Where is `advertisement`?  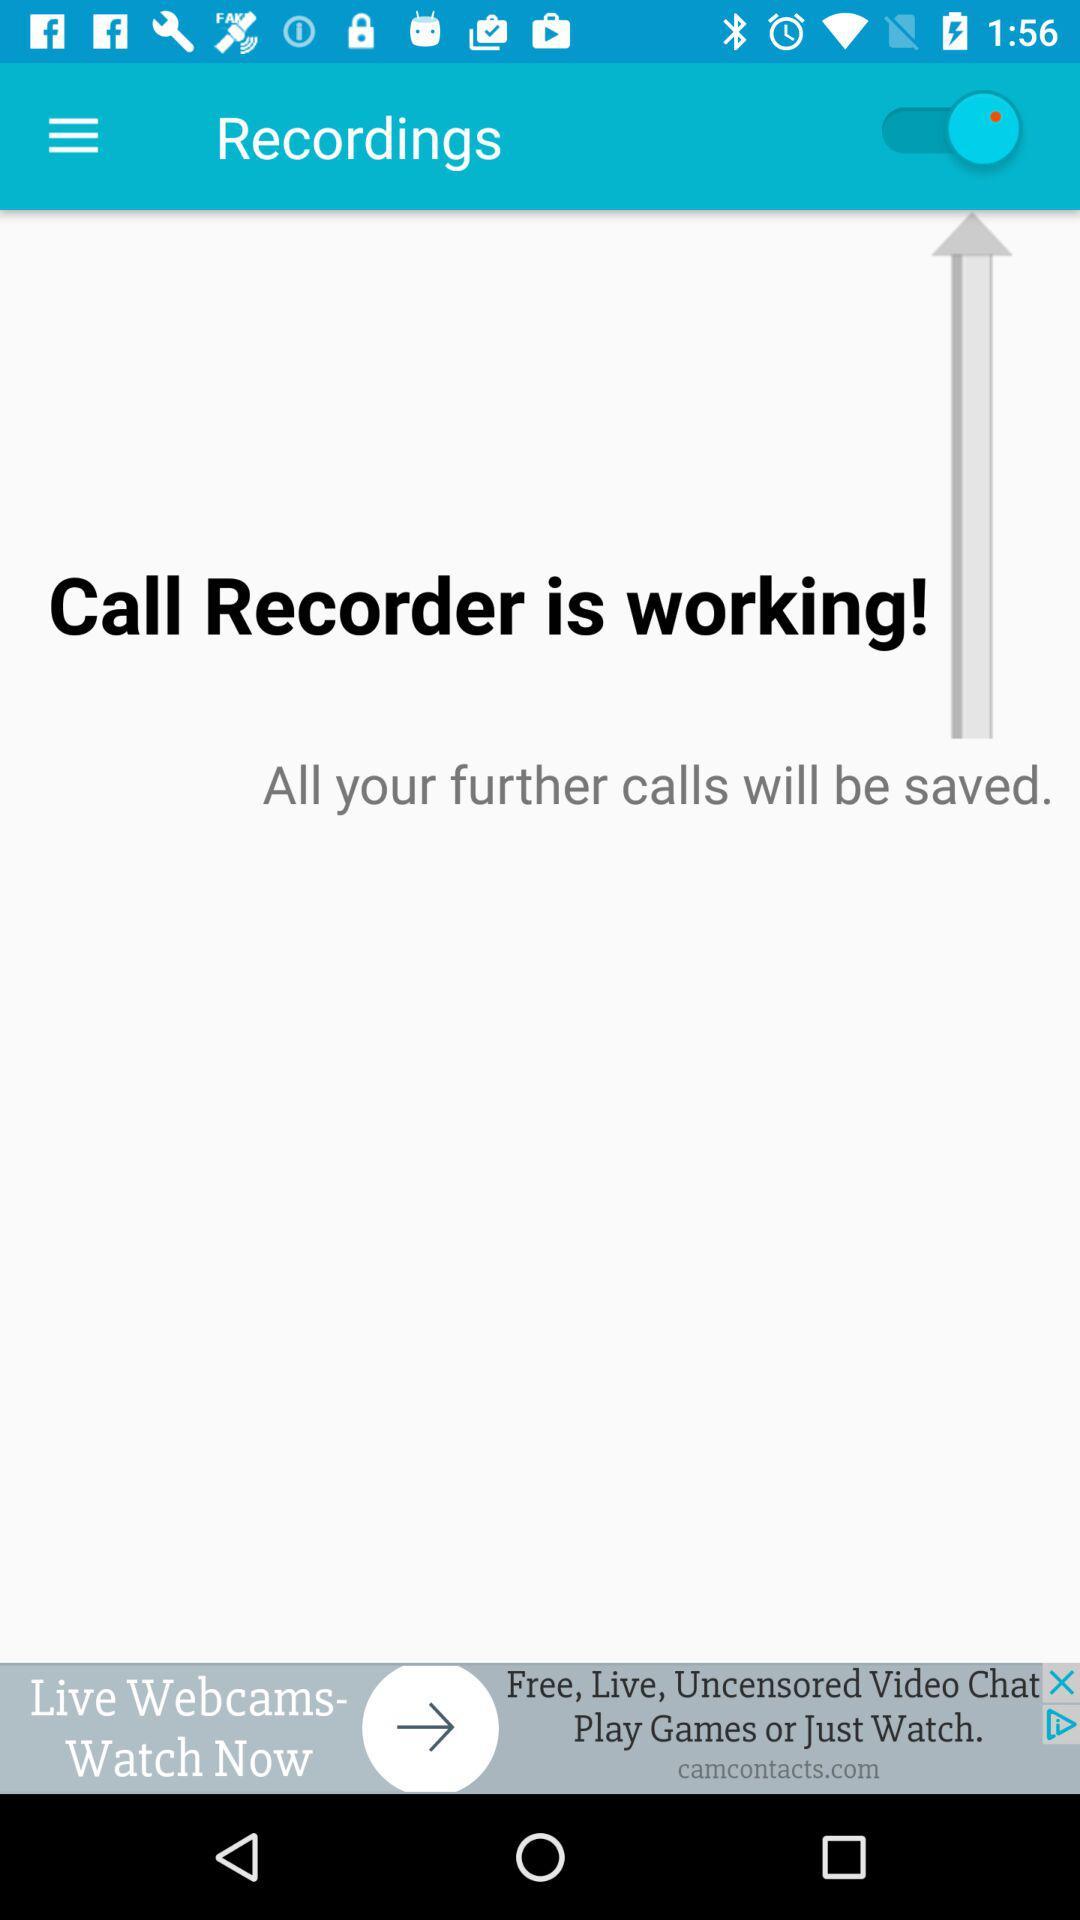 advertisement is located at coordinates (540, 1727).